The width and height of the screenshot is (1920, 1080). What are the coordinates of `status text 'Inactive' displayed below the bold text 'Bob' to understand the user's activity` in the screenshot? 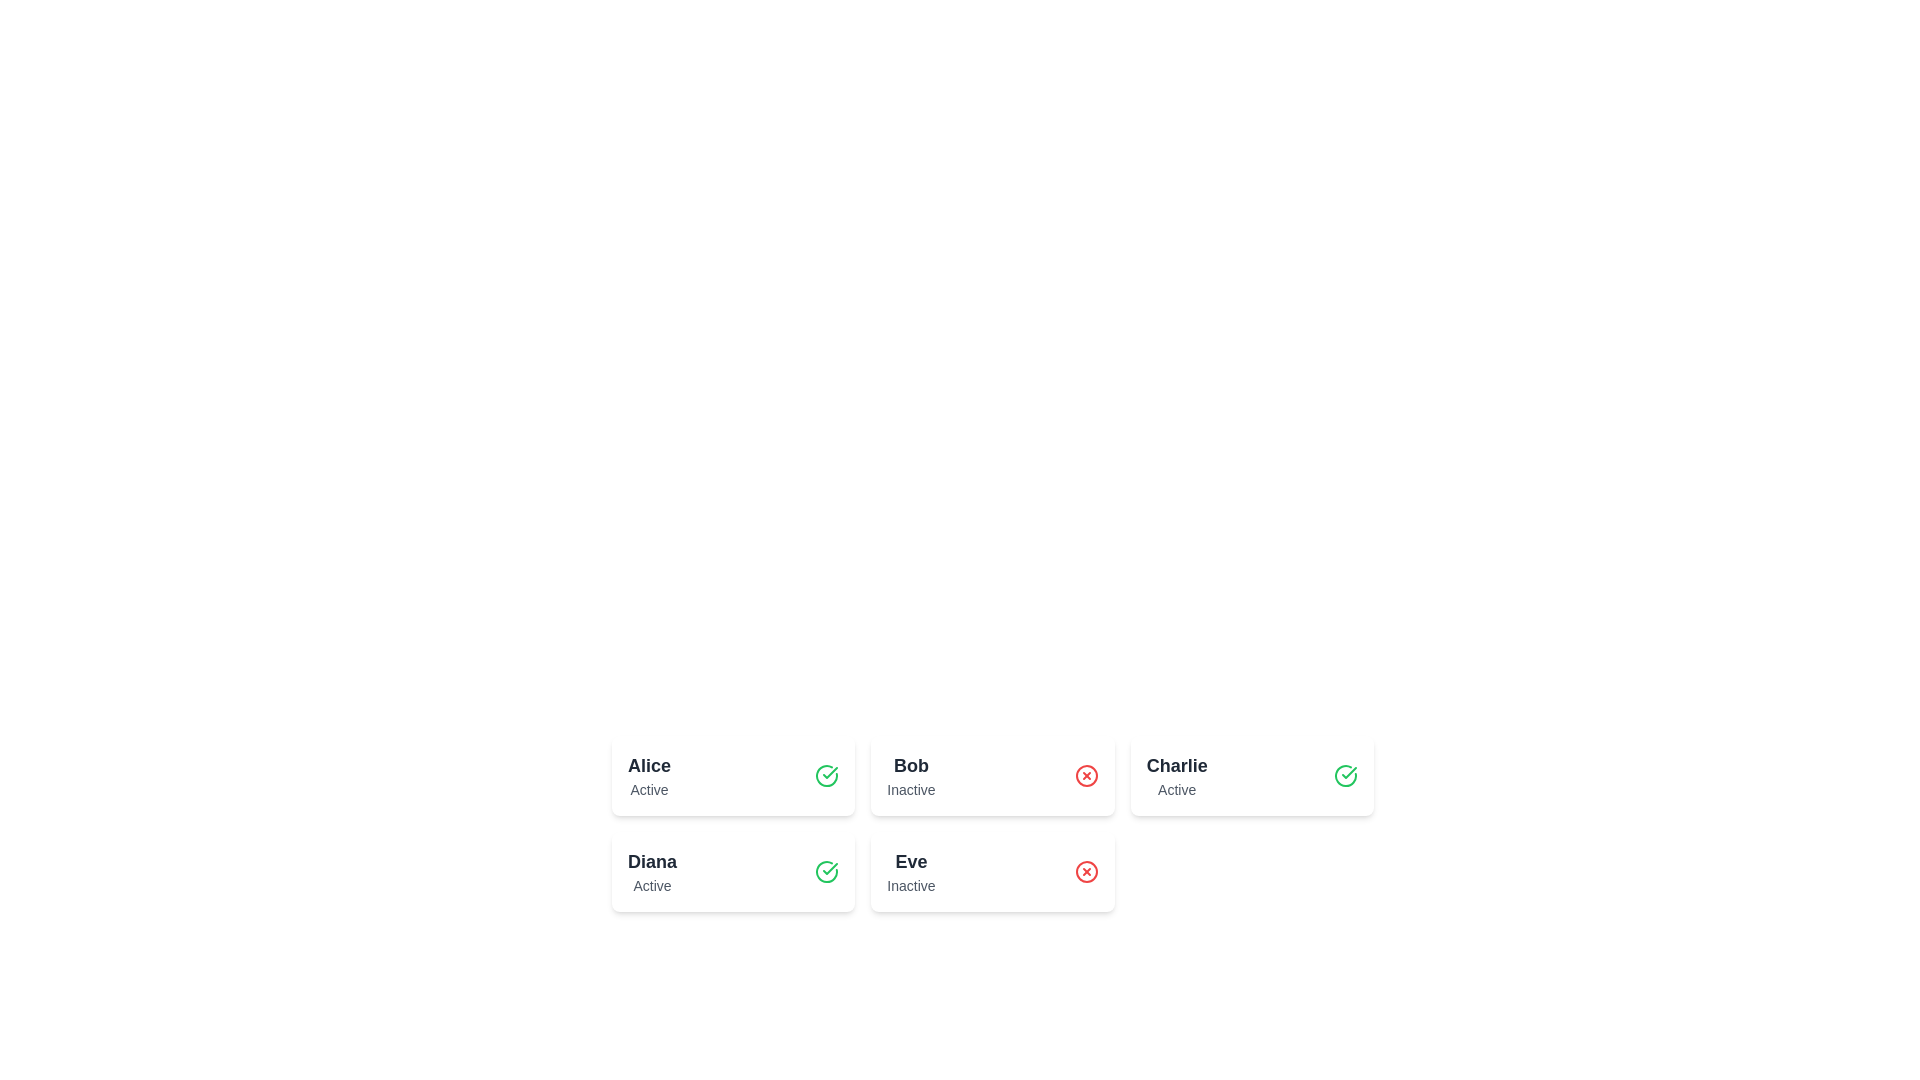 It's located at (910, 789).